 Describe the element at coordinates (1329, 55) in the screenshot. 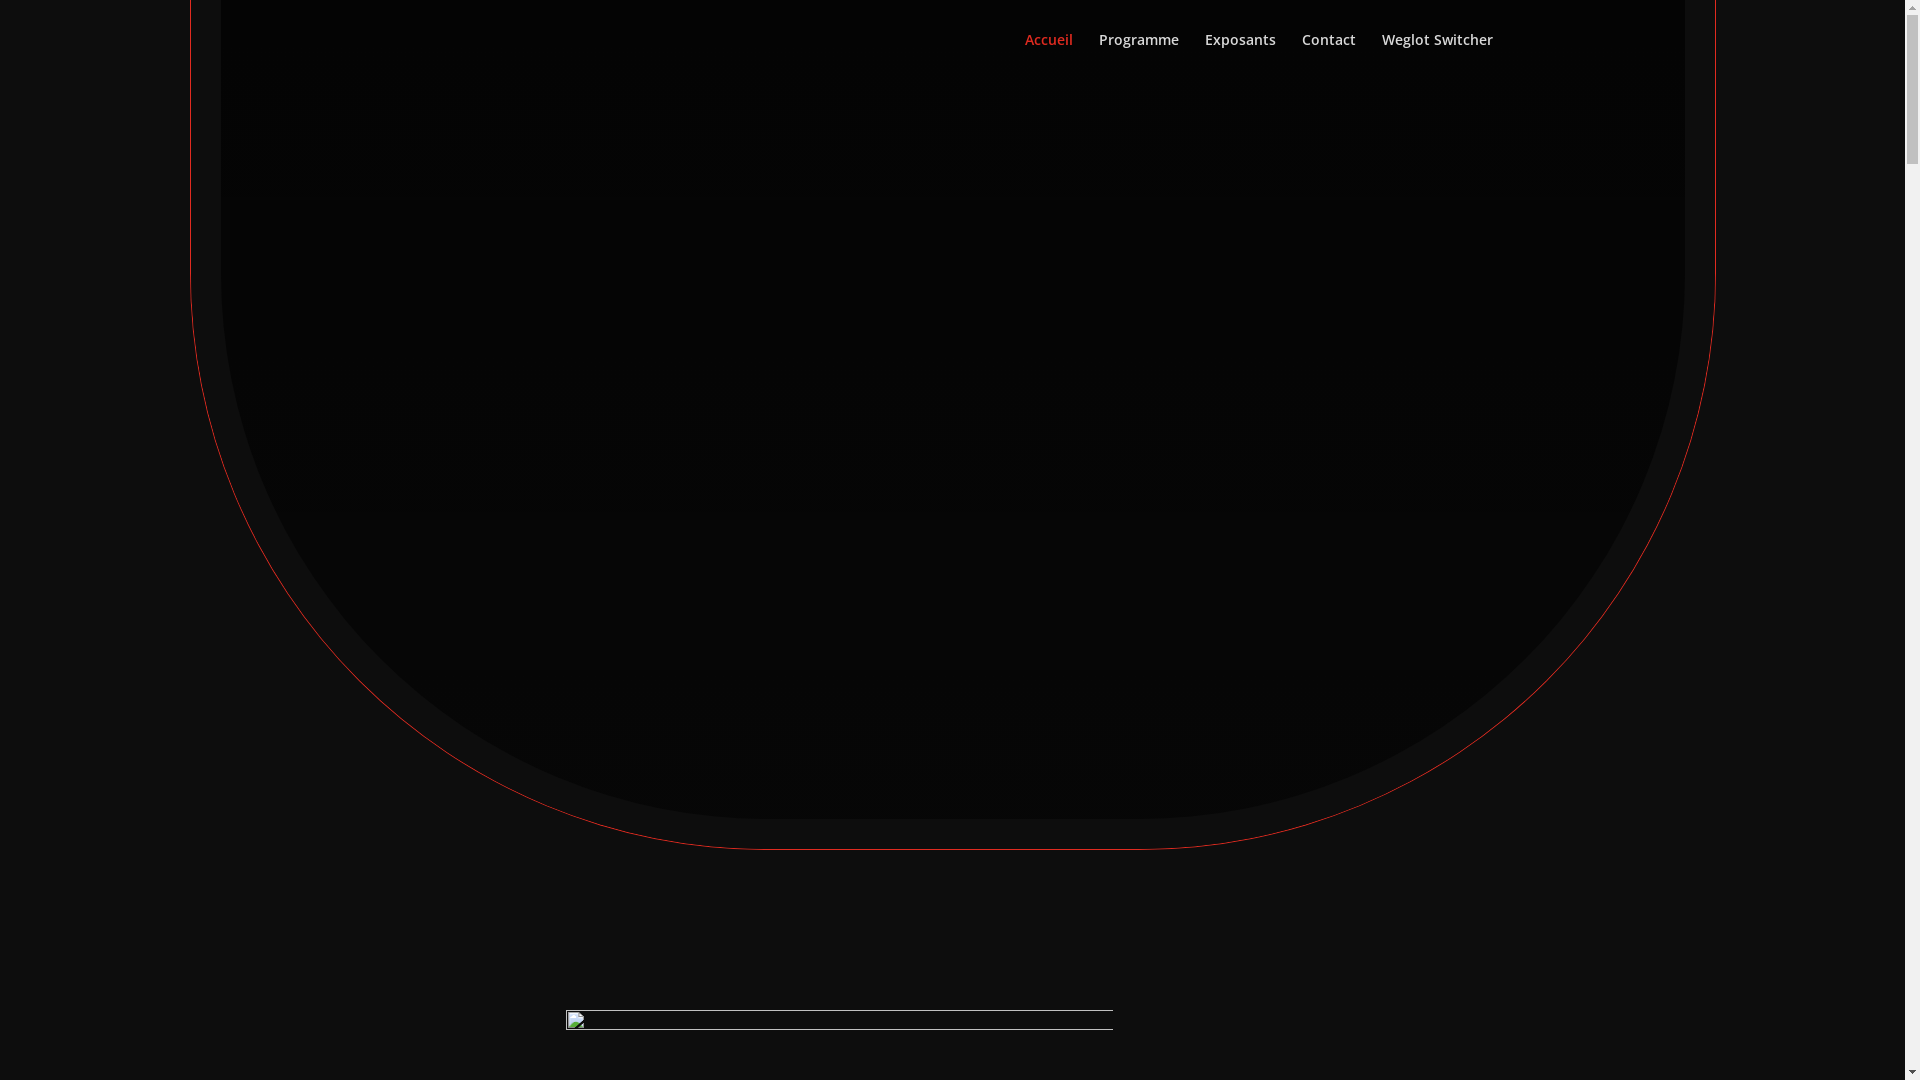

I see `'Contact'` at that location.